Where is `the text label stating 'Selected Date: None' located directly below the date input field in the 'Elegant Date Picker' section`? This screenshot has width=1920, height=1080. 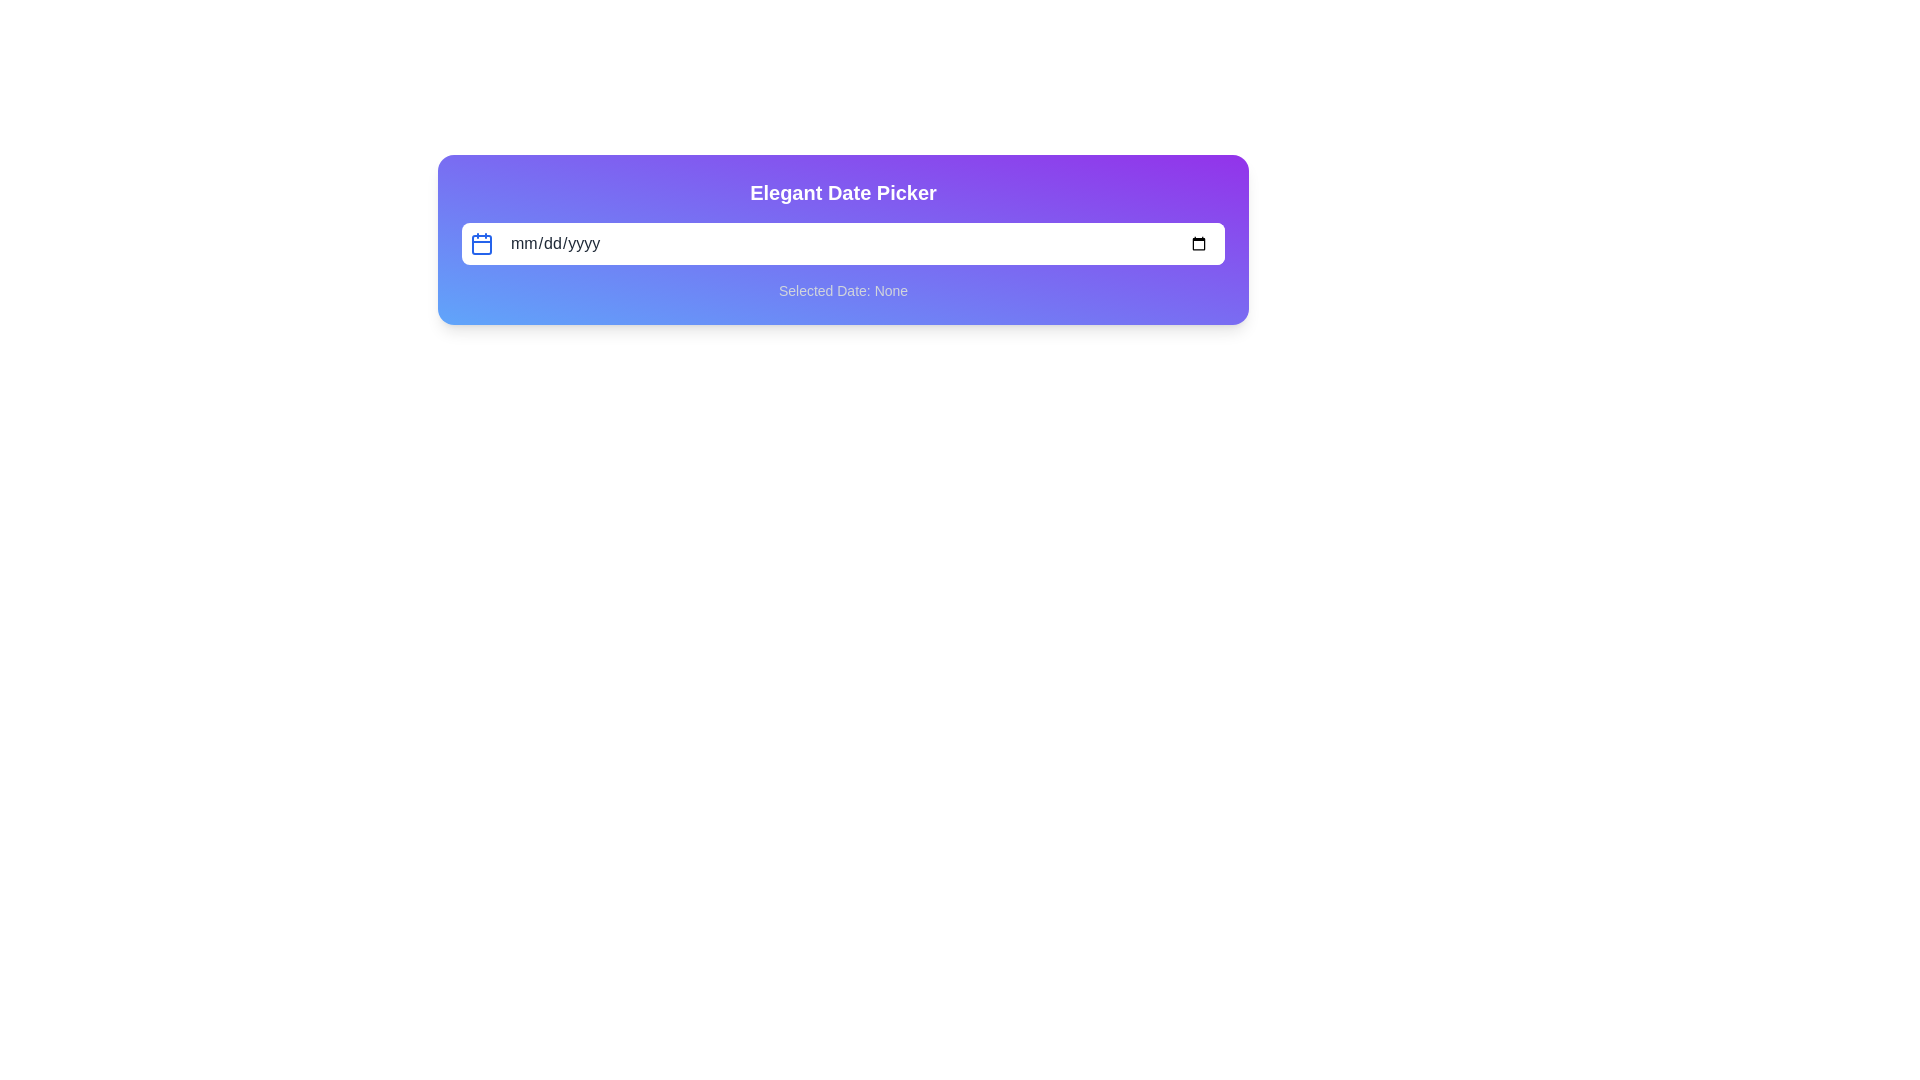 the text label stating 'Selected Date: None' located directly below the date input field in the 'Elegant Date Picker' section is located at coordinates (843, 290).